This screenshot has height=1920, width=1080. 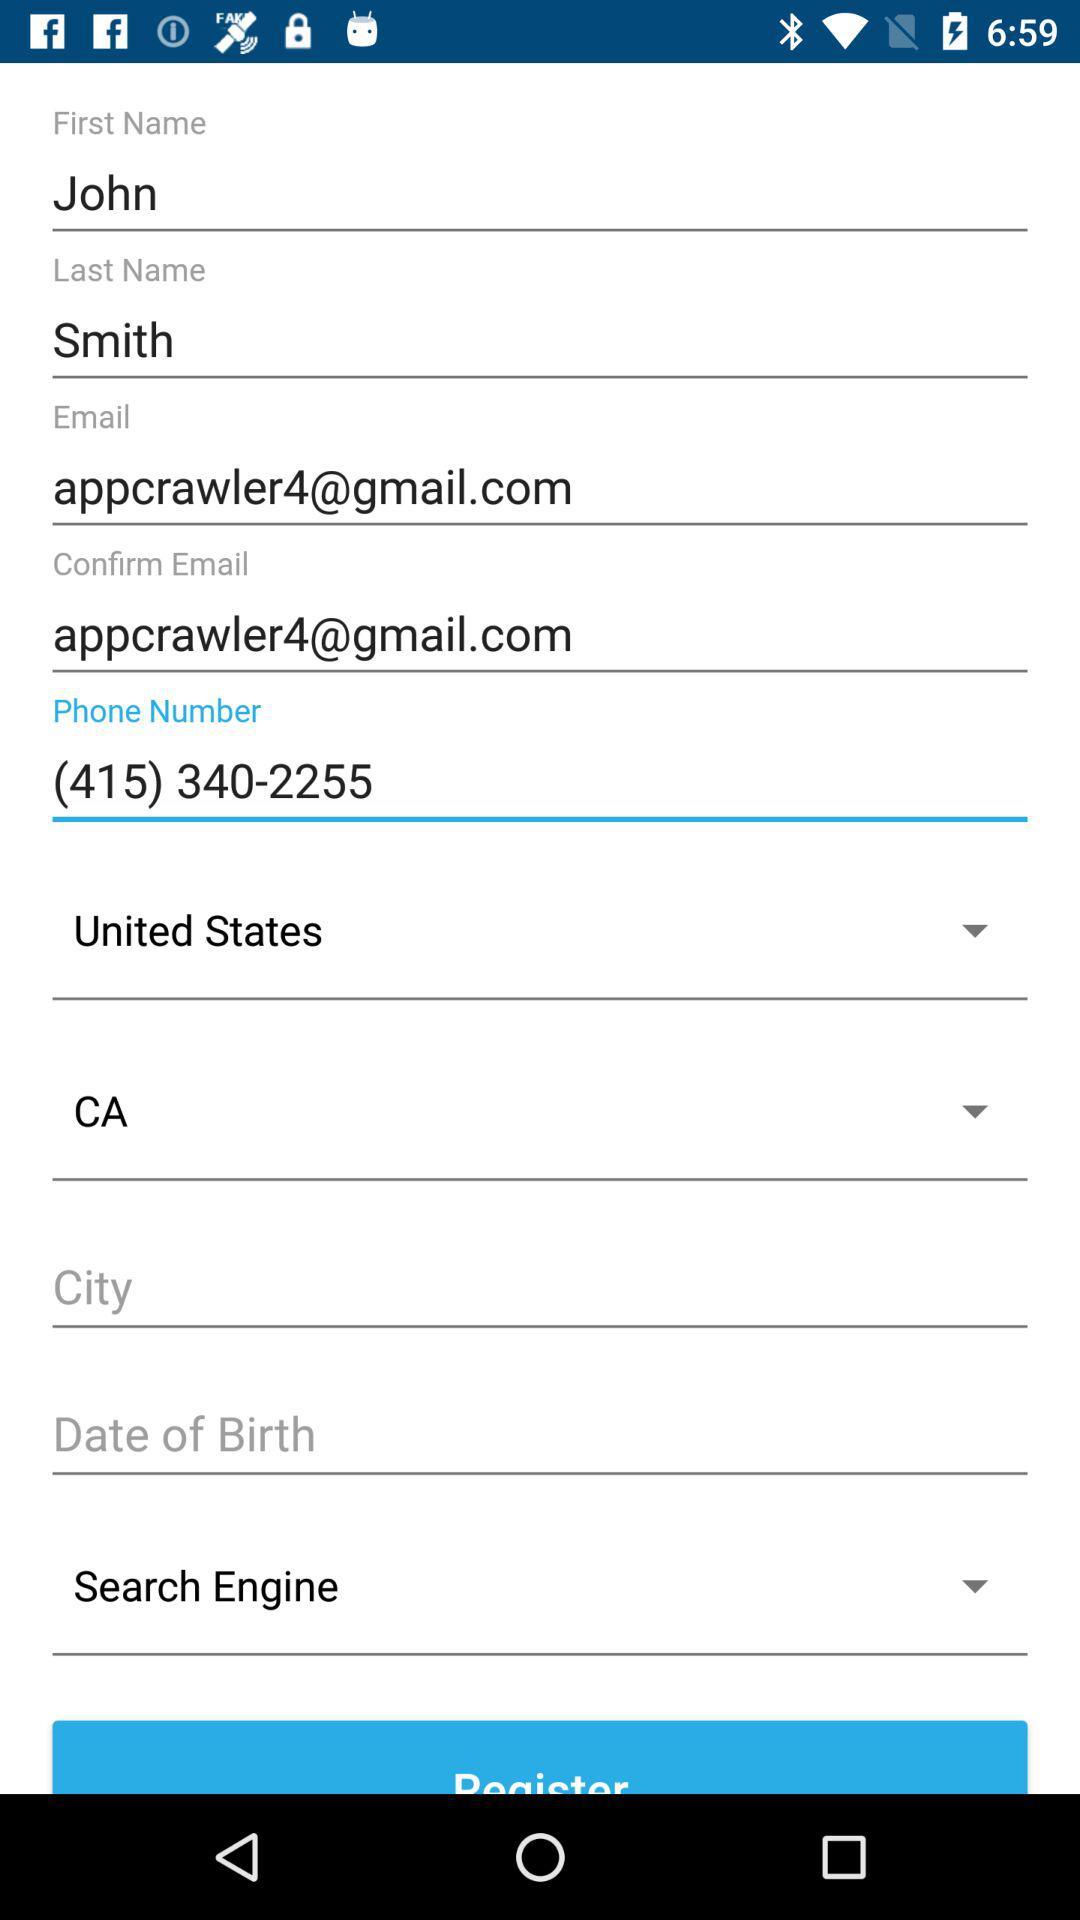 What do you see at coordinates (540, 1435) in the screenshot?
I see `date` at bounding box center [540, 1435].